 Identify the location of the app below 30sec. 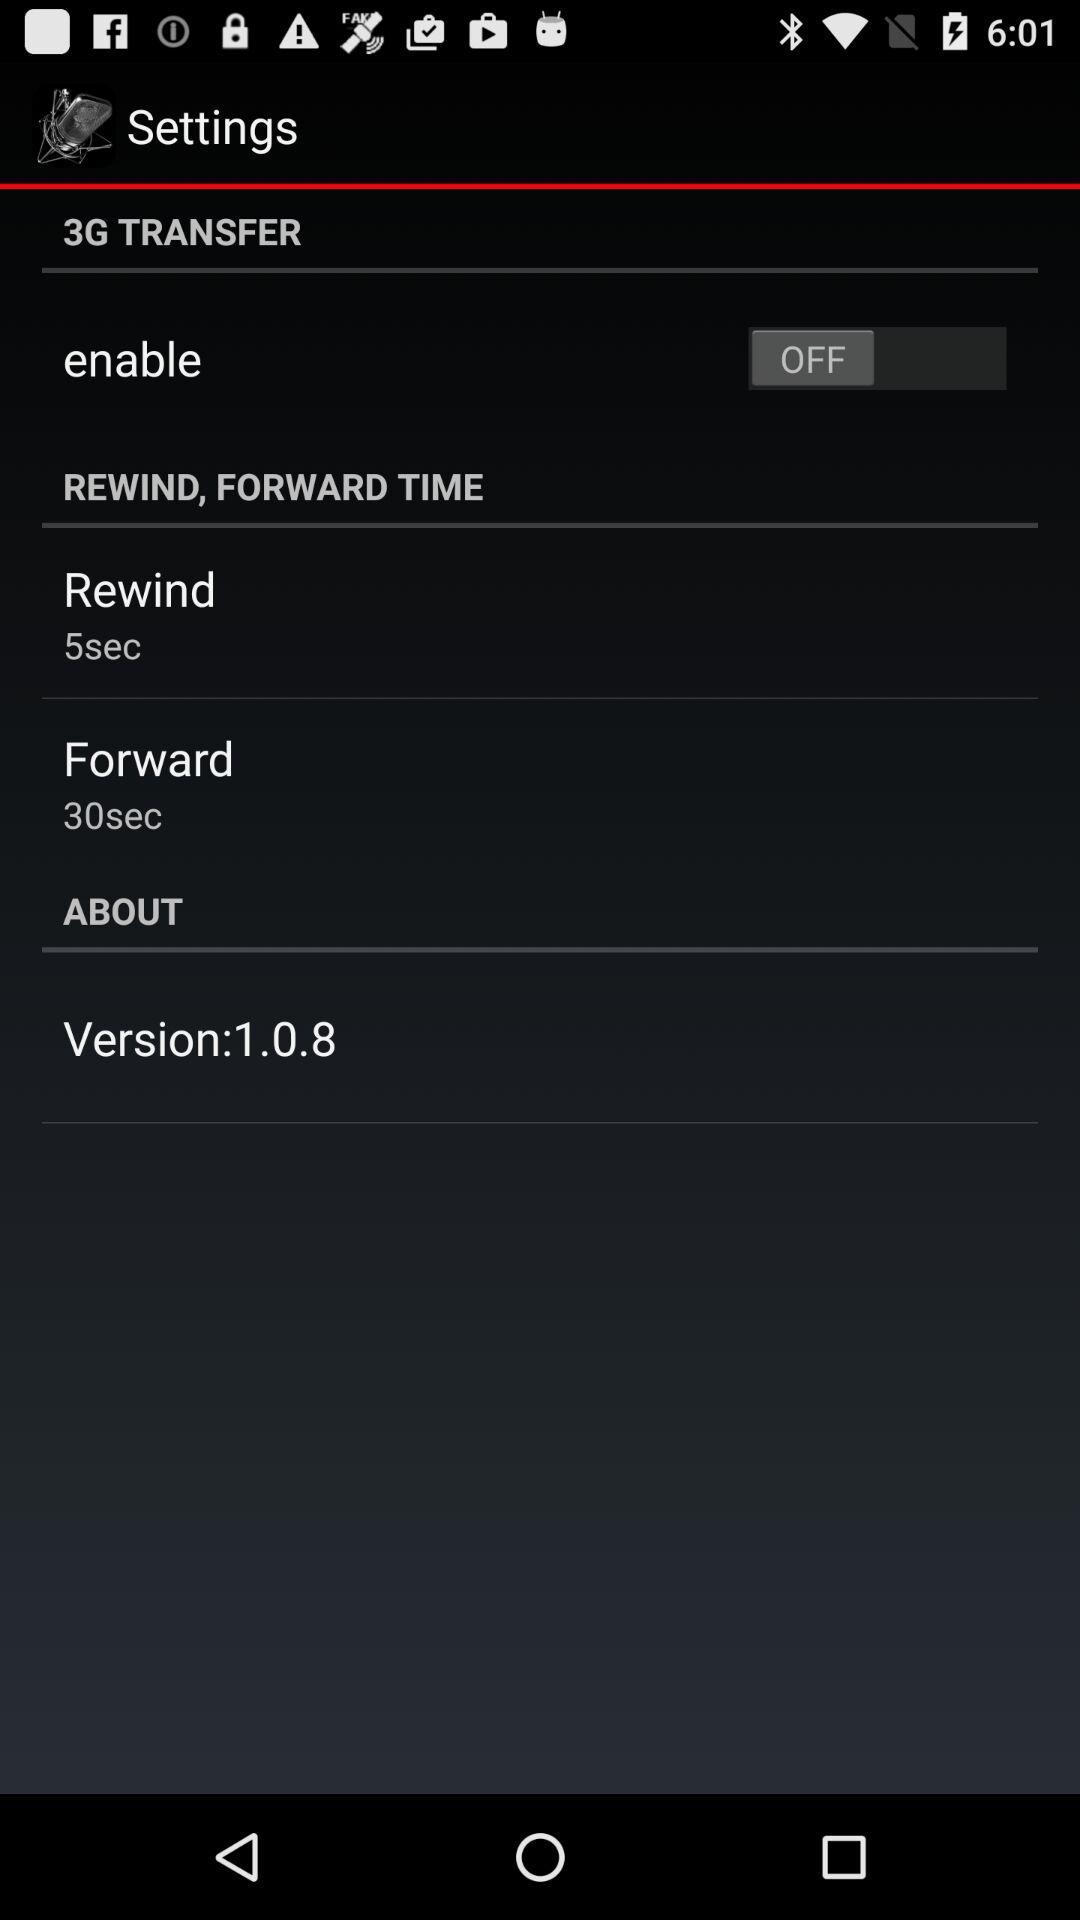
(540, 909).